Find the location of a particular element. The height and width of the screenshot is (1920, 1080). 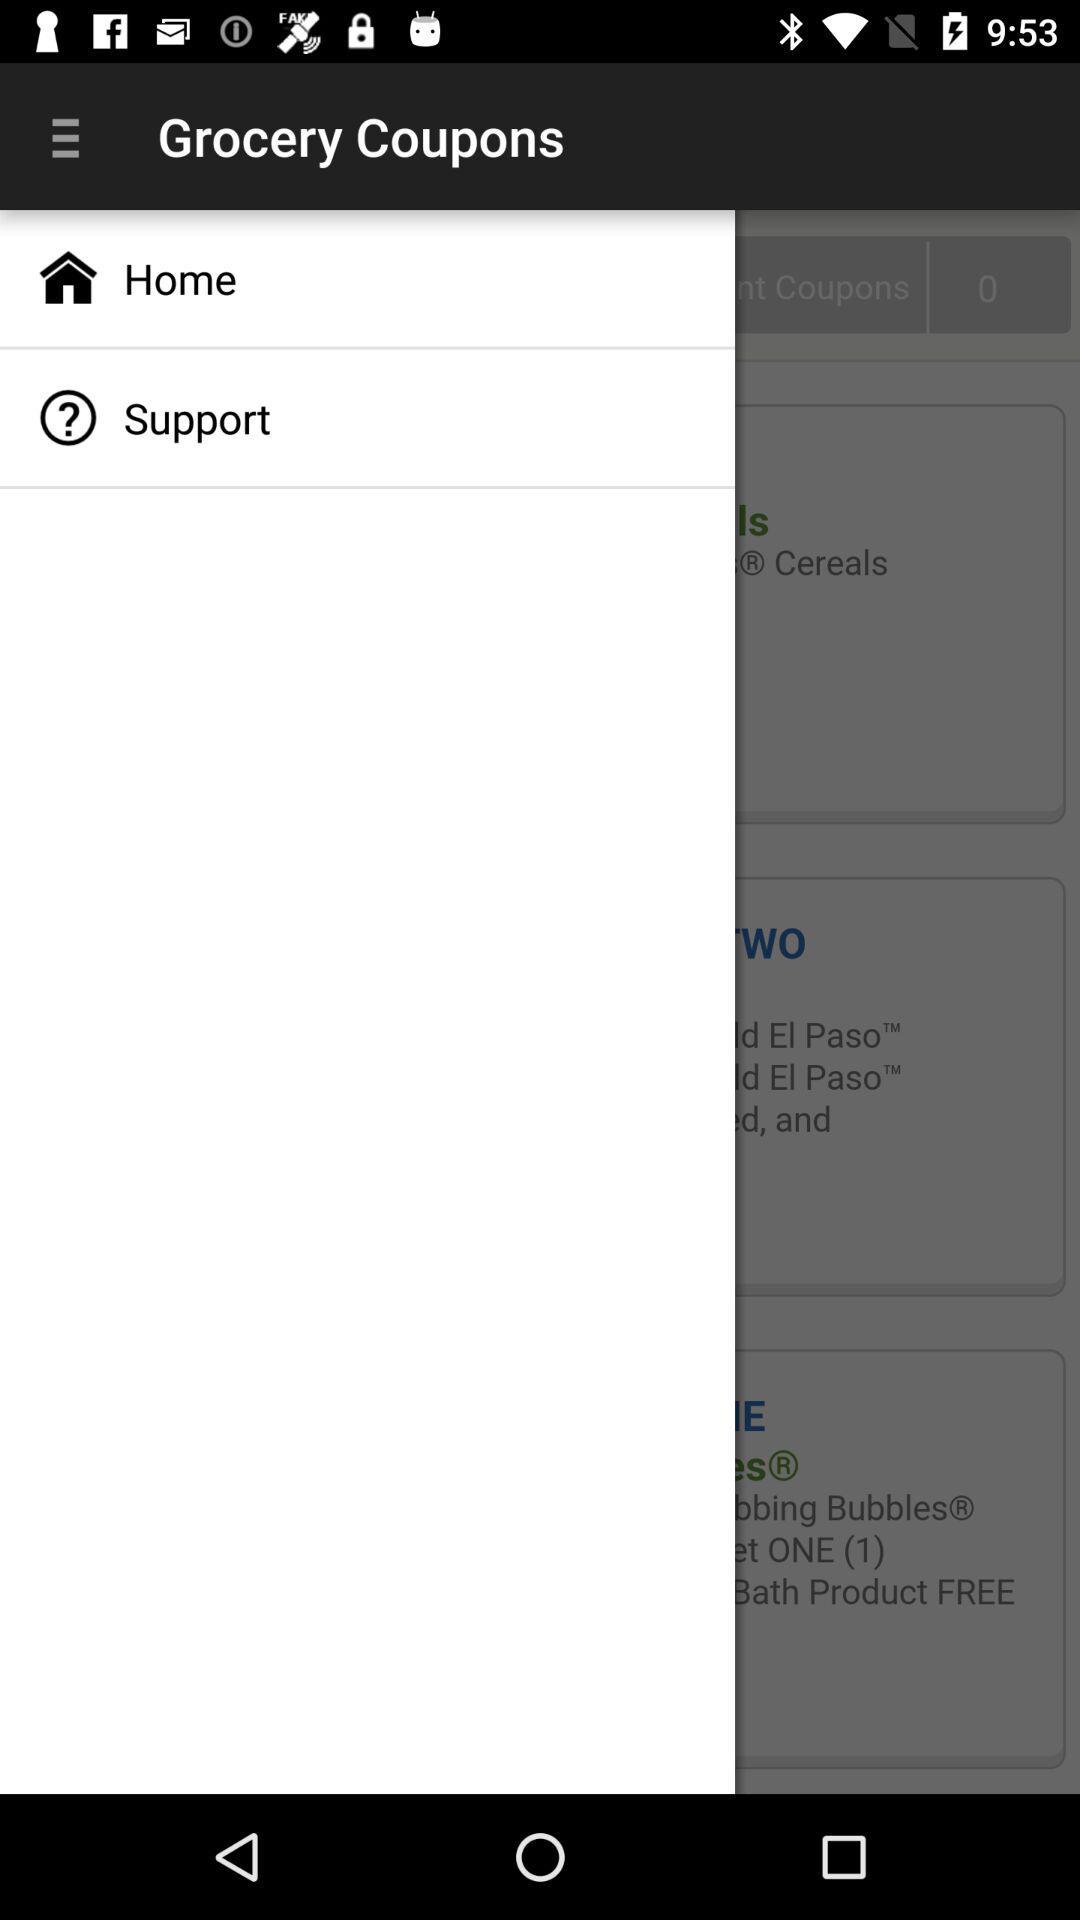

support icon is located at coordinates (367, 416).